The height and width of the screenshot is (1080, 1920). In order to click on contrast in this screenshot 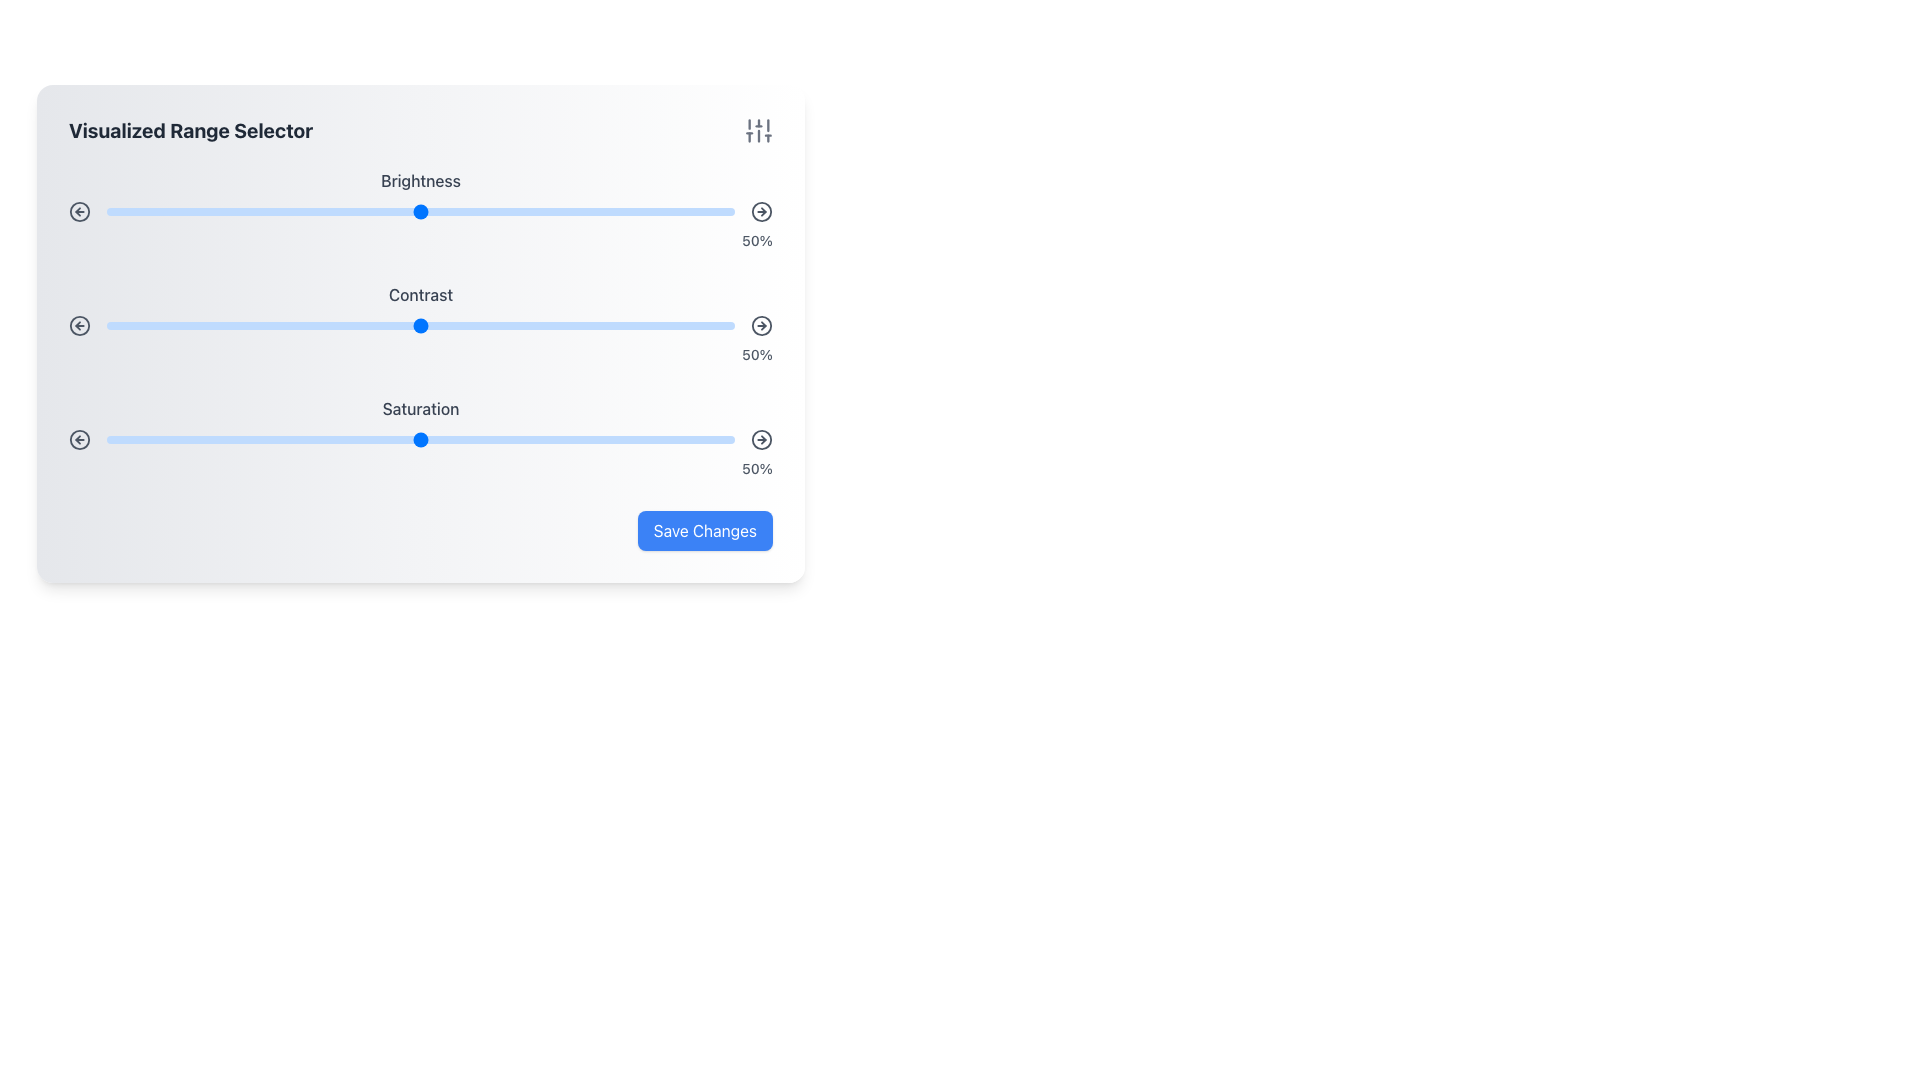, I will do `click(426, 325)`.